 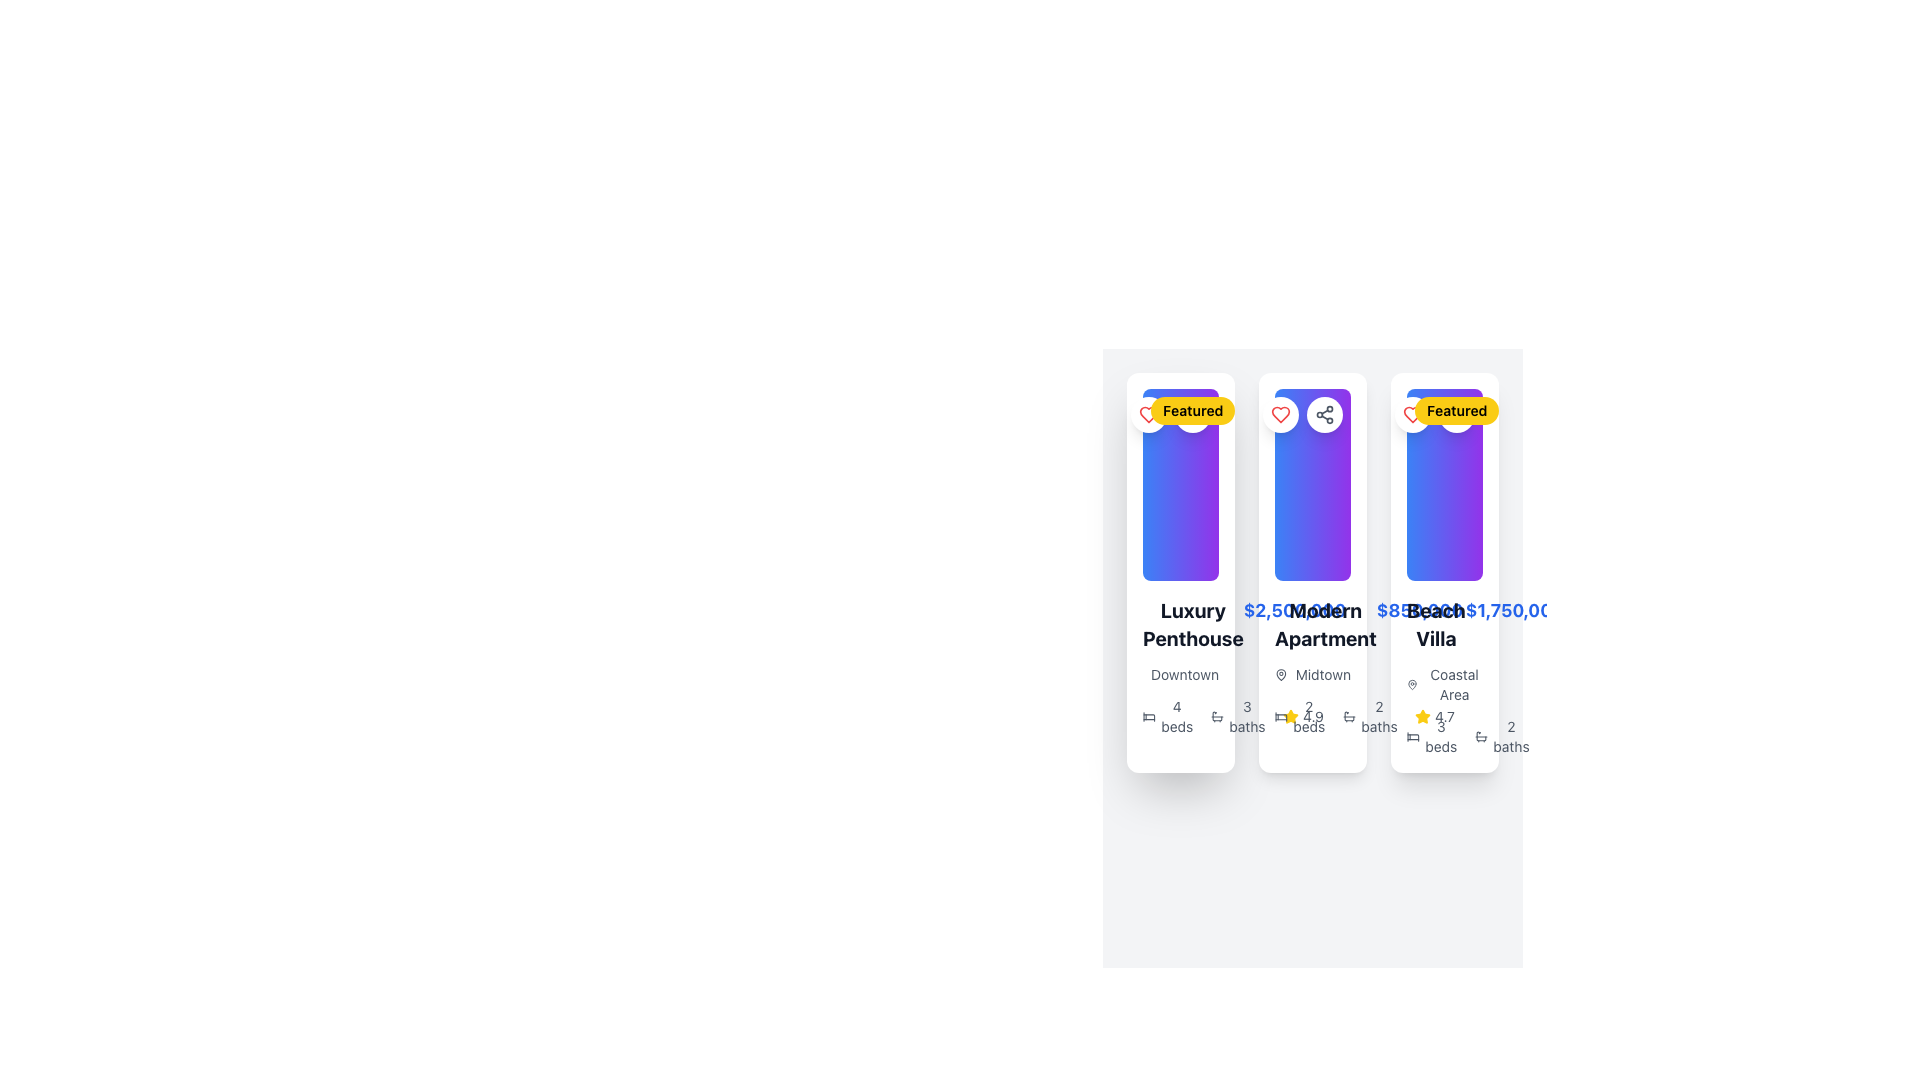 What do you see at coordinates (1180, 573) in the screenshot?
I see `the 'Luxury Penthouse' card element, which features a multicolored gradient background and a 'Featured' badge in the top left corner` at bounding box center [1180, 573].